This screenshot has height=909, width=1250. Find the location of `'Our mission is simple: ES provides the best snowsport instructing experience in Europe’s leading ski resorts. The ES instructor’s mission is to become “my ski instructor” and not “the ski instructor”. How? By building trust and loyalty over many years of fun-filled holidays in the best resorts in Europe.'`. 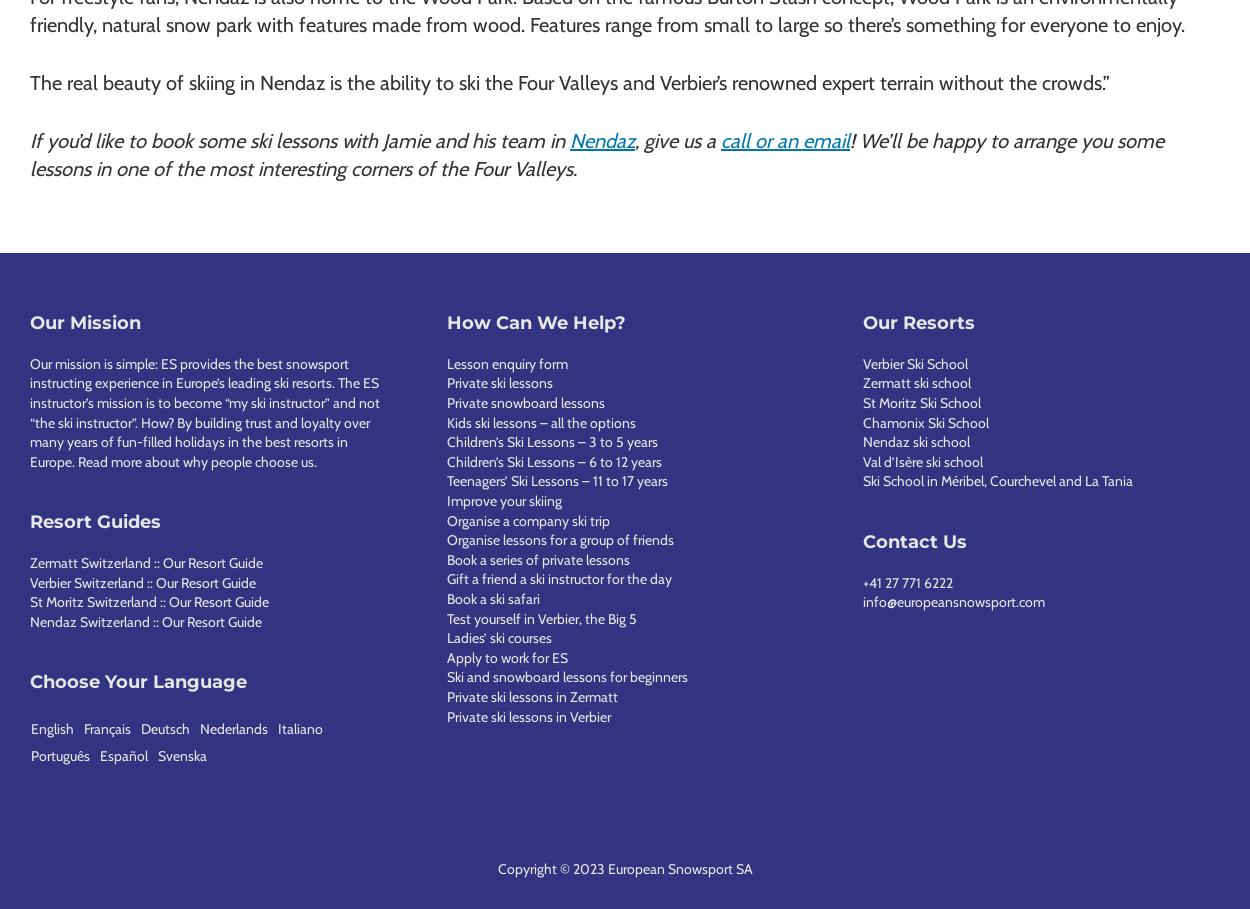

'Our mission is simple: ES provides the best snowsport instructing experience in Europe’s leading ski resorts. The ES instructor’s mission is to become “my ski instructor” and not “the ski instructor”. How? By building trust and loyalty over many years of fun-filled holidays in the best resorts in Europe.' is located at coordinates (204, 411).